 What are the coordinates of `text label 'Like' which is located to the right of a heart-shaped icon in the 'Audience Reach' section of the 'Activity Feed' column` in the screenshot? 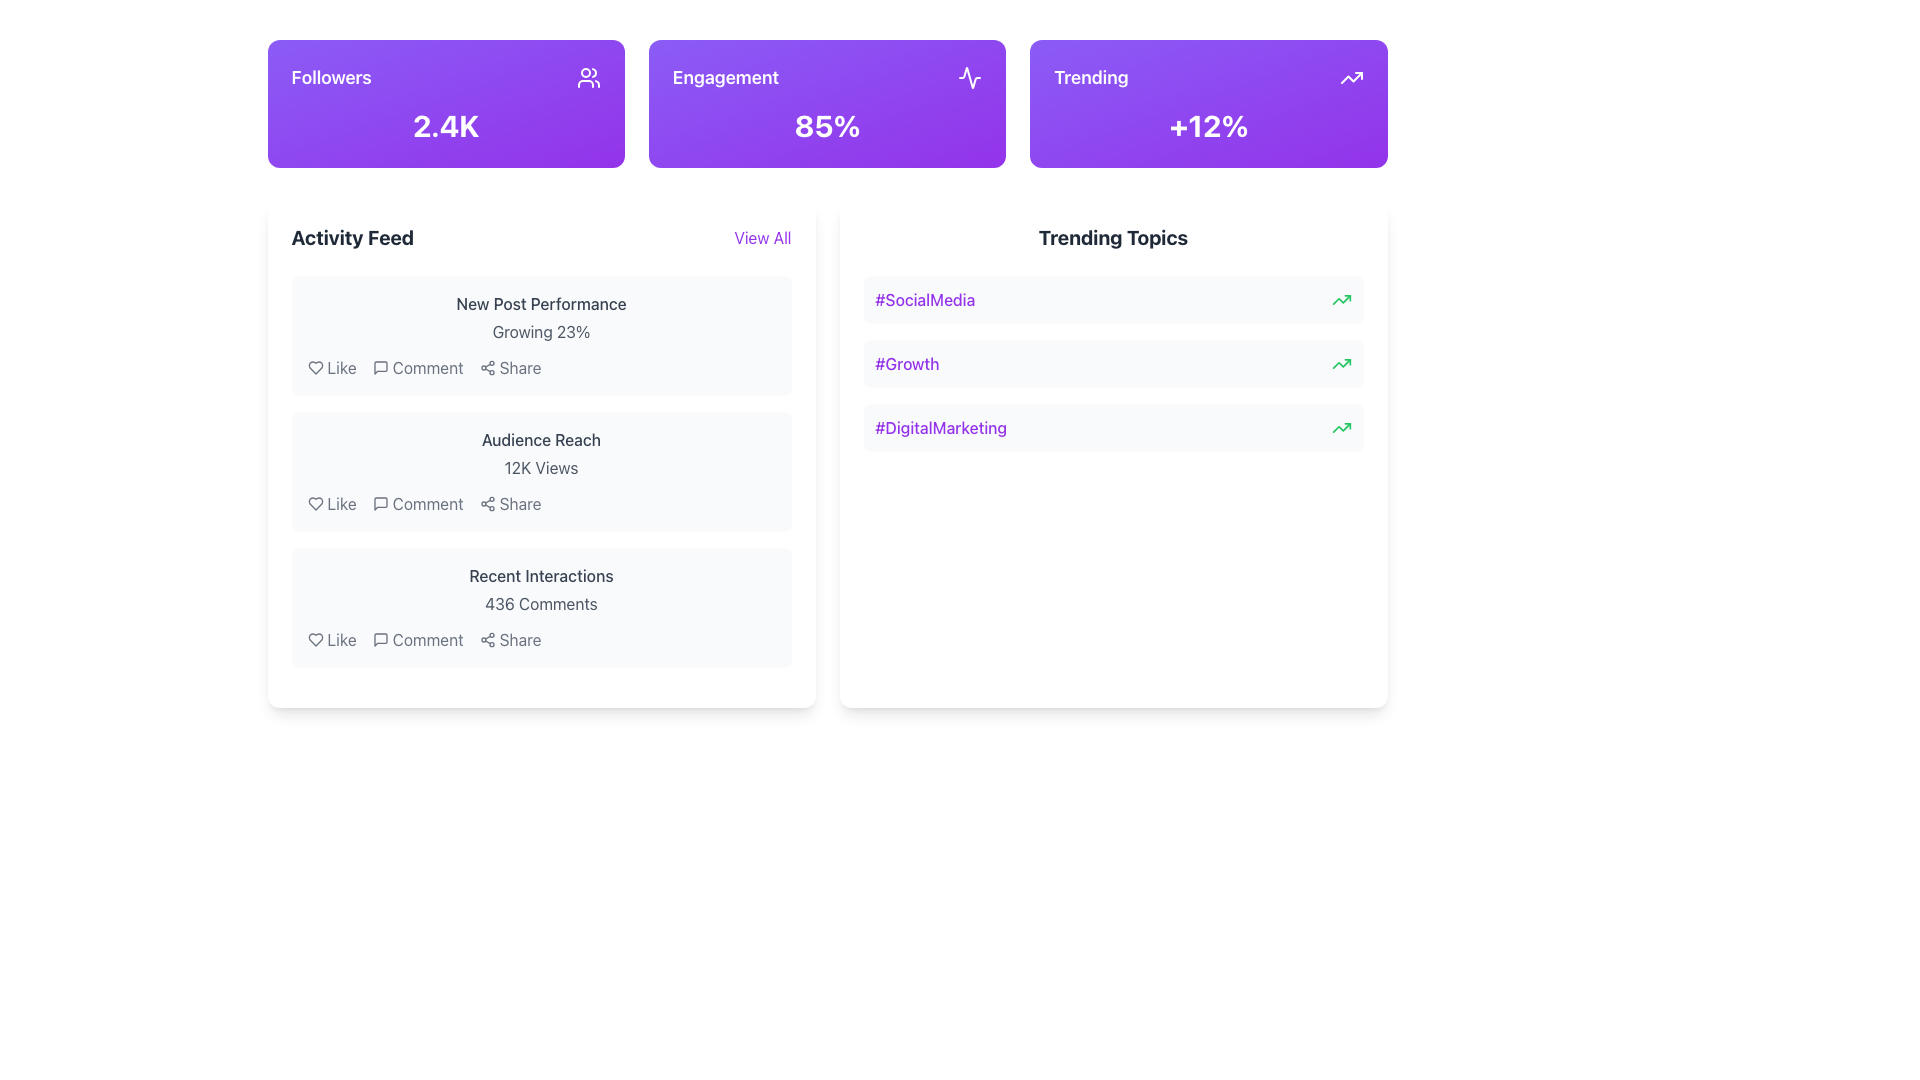 It's located at (342, 503).